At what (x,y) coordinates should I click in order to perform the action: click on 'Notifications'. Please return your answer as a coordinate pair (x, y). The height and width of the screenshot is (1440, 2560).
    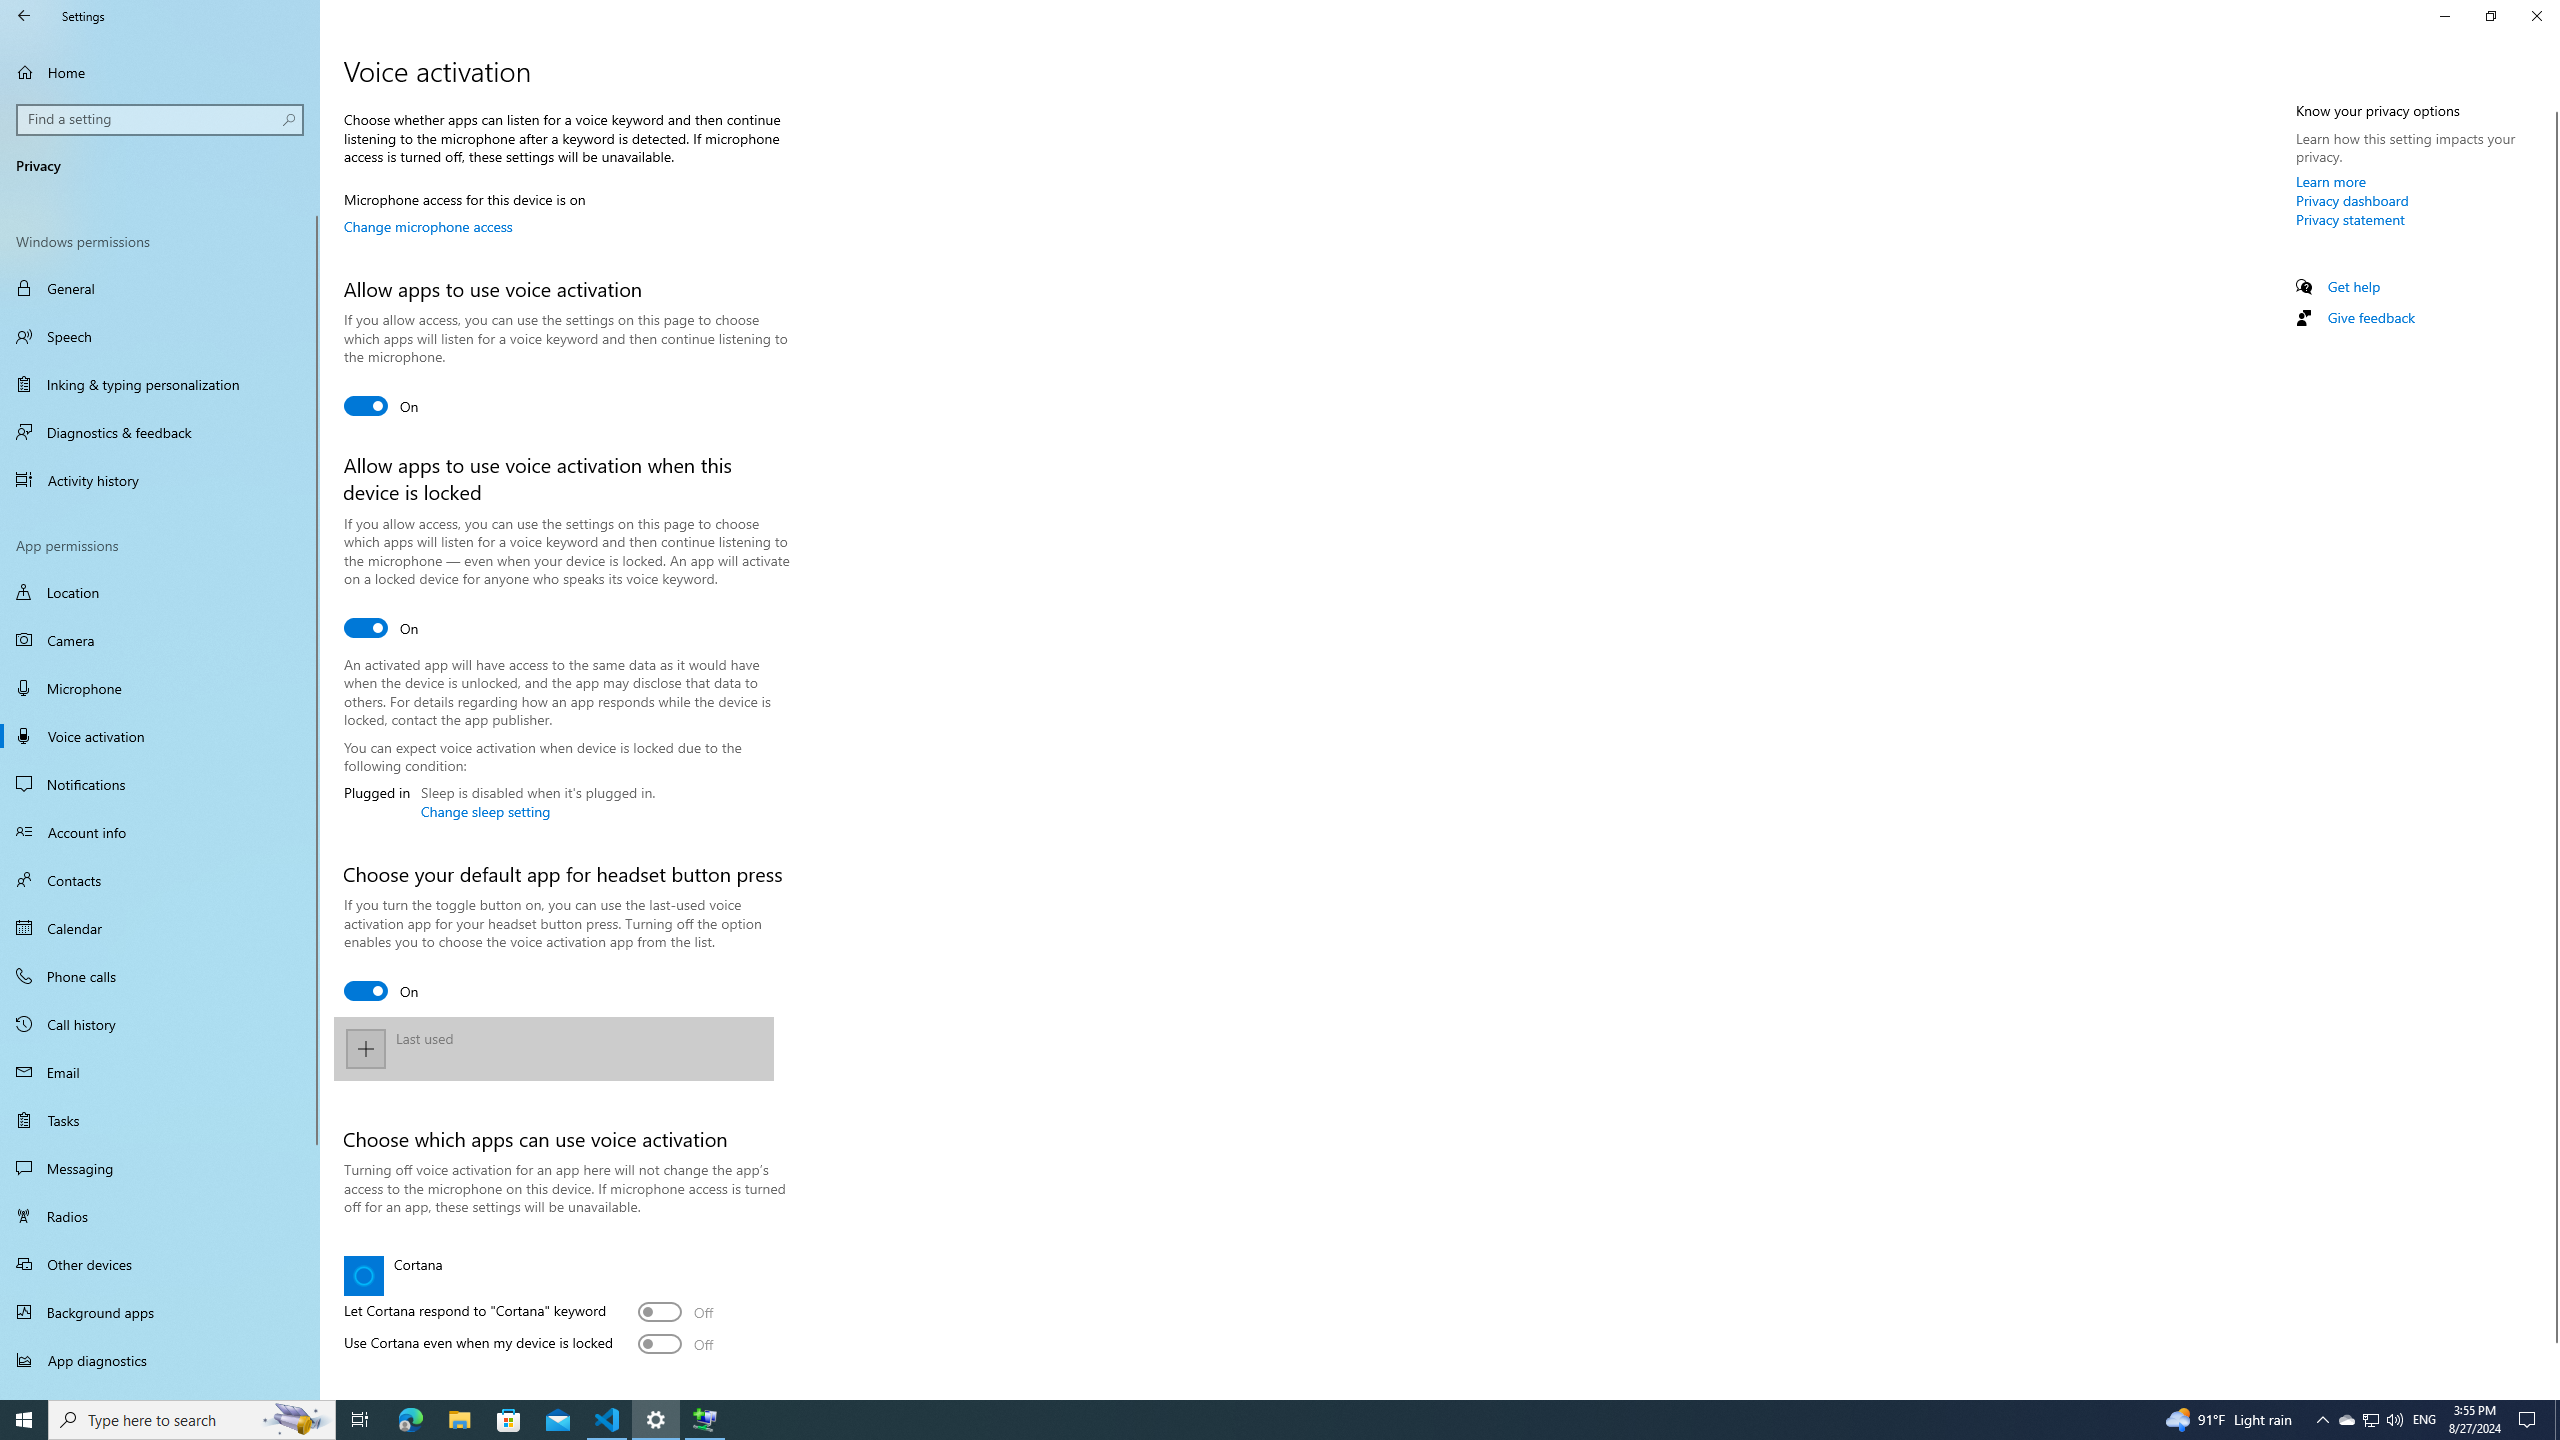
    Looking at the image, I should click on (159, 784).